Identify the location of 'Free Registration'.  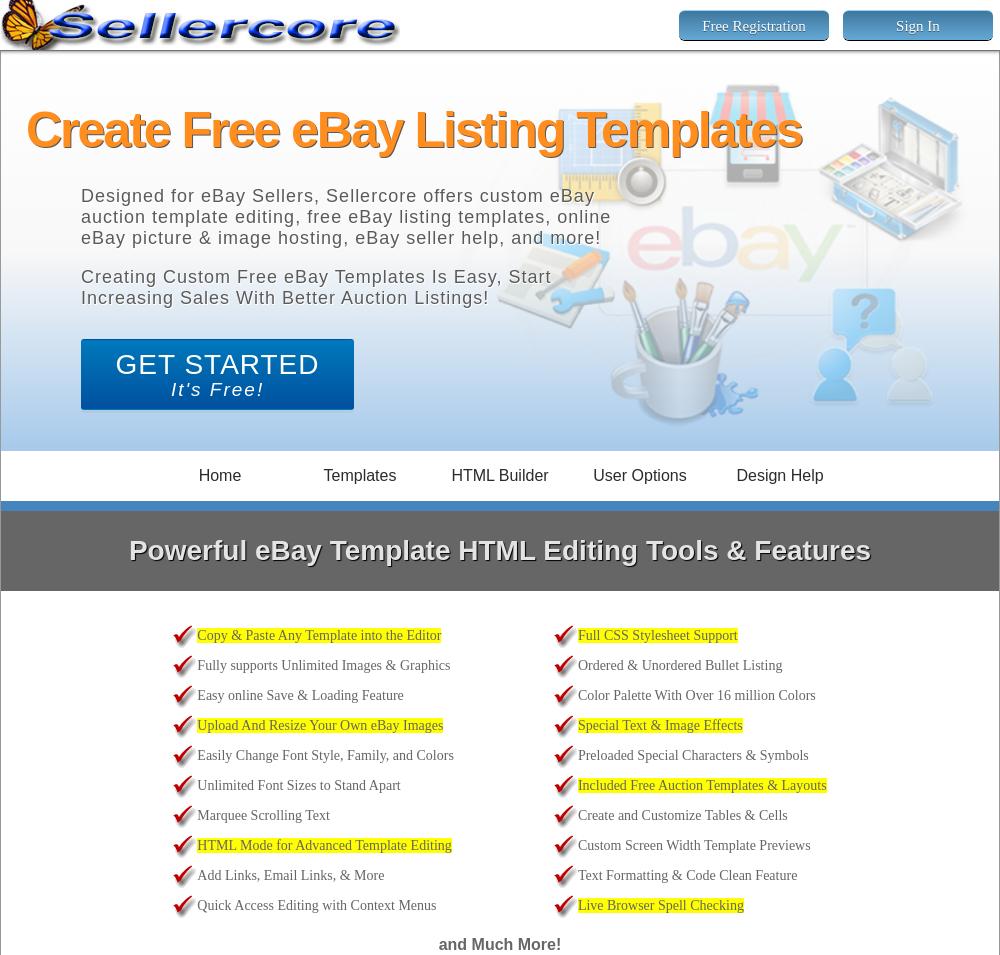
(753, 24).